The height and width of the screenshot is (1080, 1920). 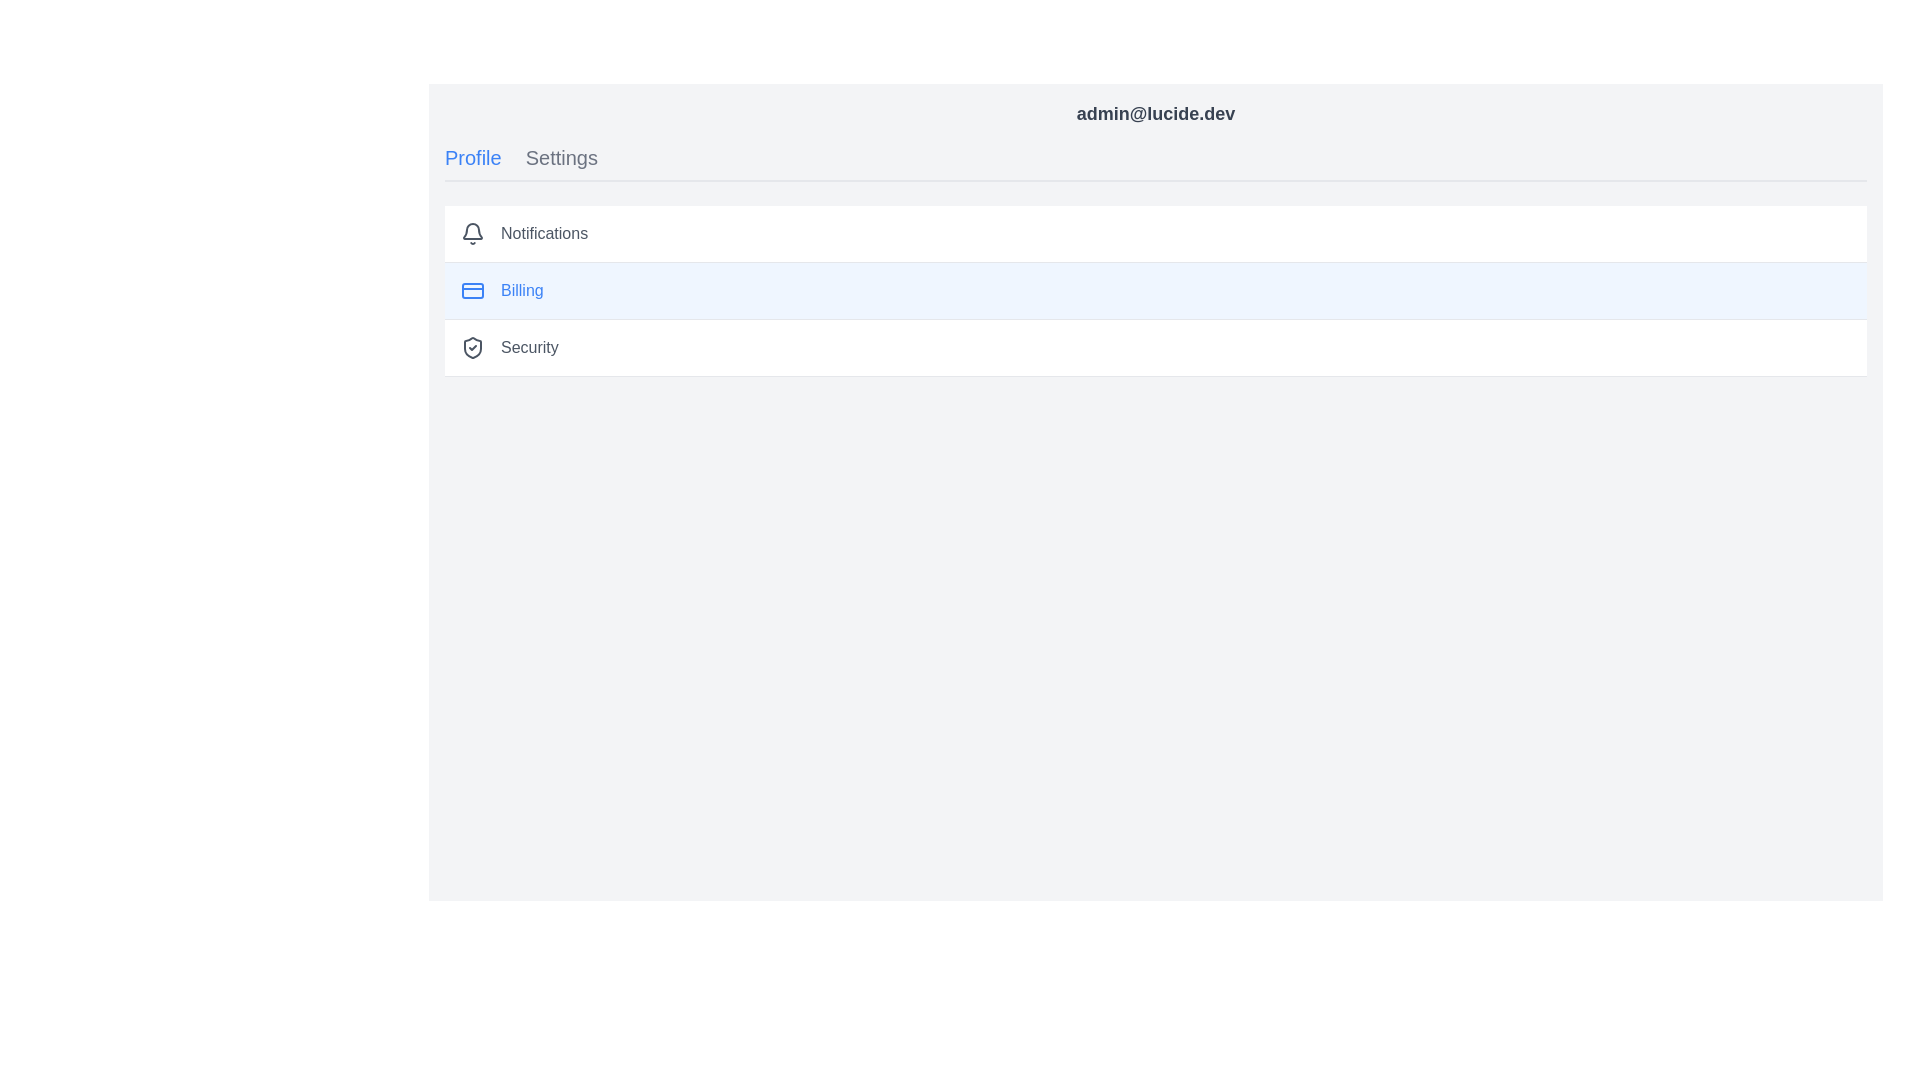 I want to click on the 'Settings' text label, which is styled in a large and bold gray font, so click(x=560, y=157).